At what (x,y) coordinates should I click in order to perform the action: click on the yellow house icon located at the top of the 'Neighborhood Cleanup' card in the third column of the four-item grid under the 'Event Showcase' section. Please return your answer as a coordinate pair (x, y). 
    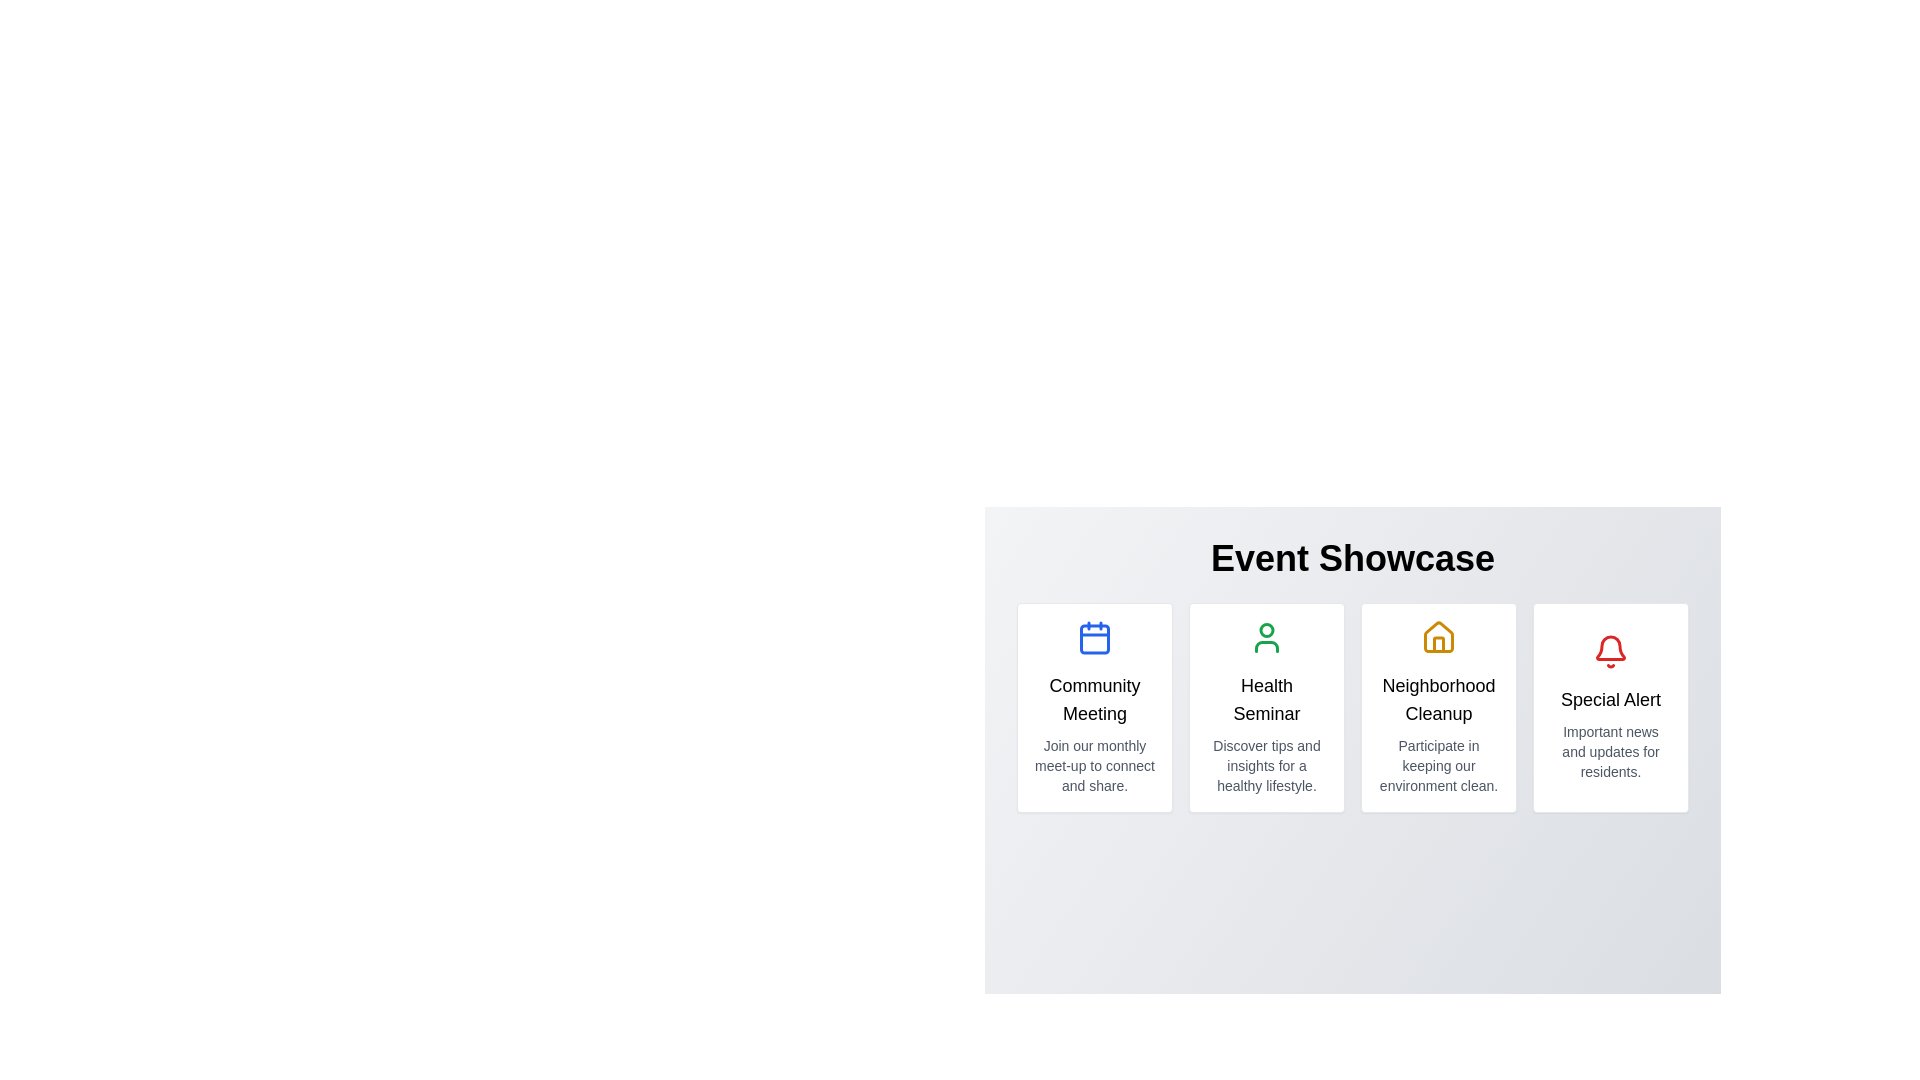
    Looking at the image, I should click on (1438, 637).